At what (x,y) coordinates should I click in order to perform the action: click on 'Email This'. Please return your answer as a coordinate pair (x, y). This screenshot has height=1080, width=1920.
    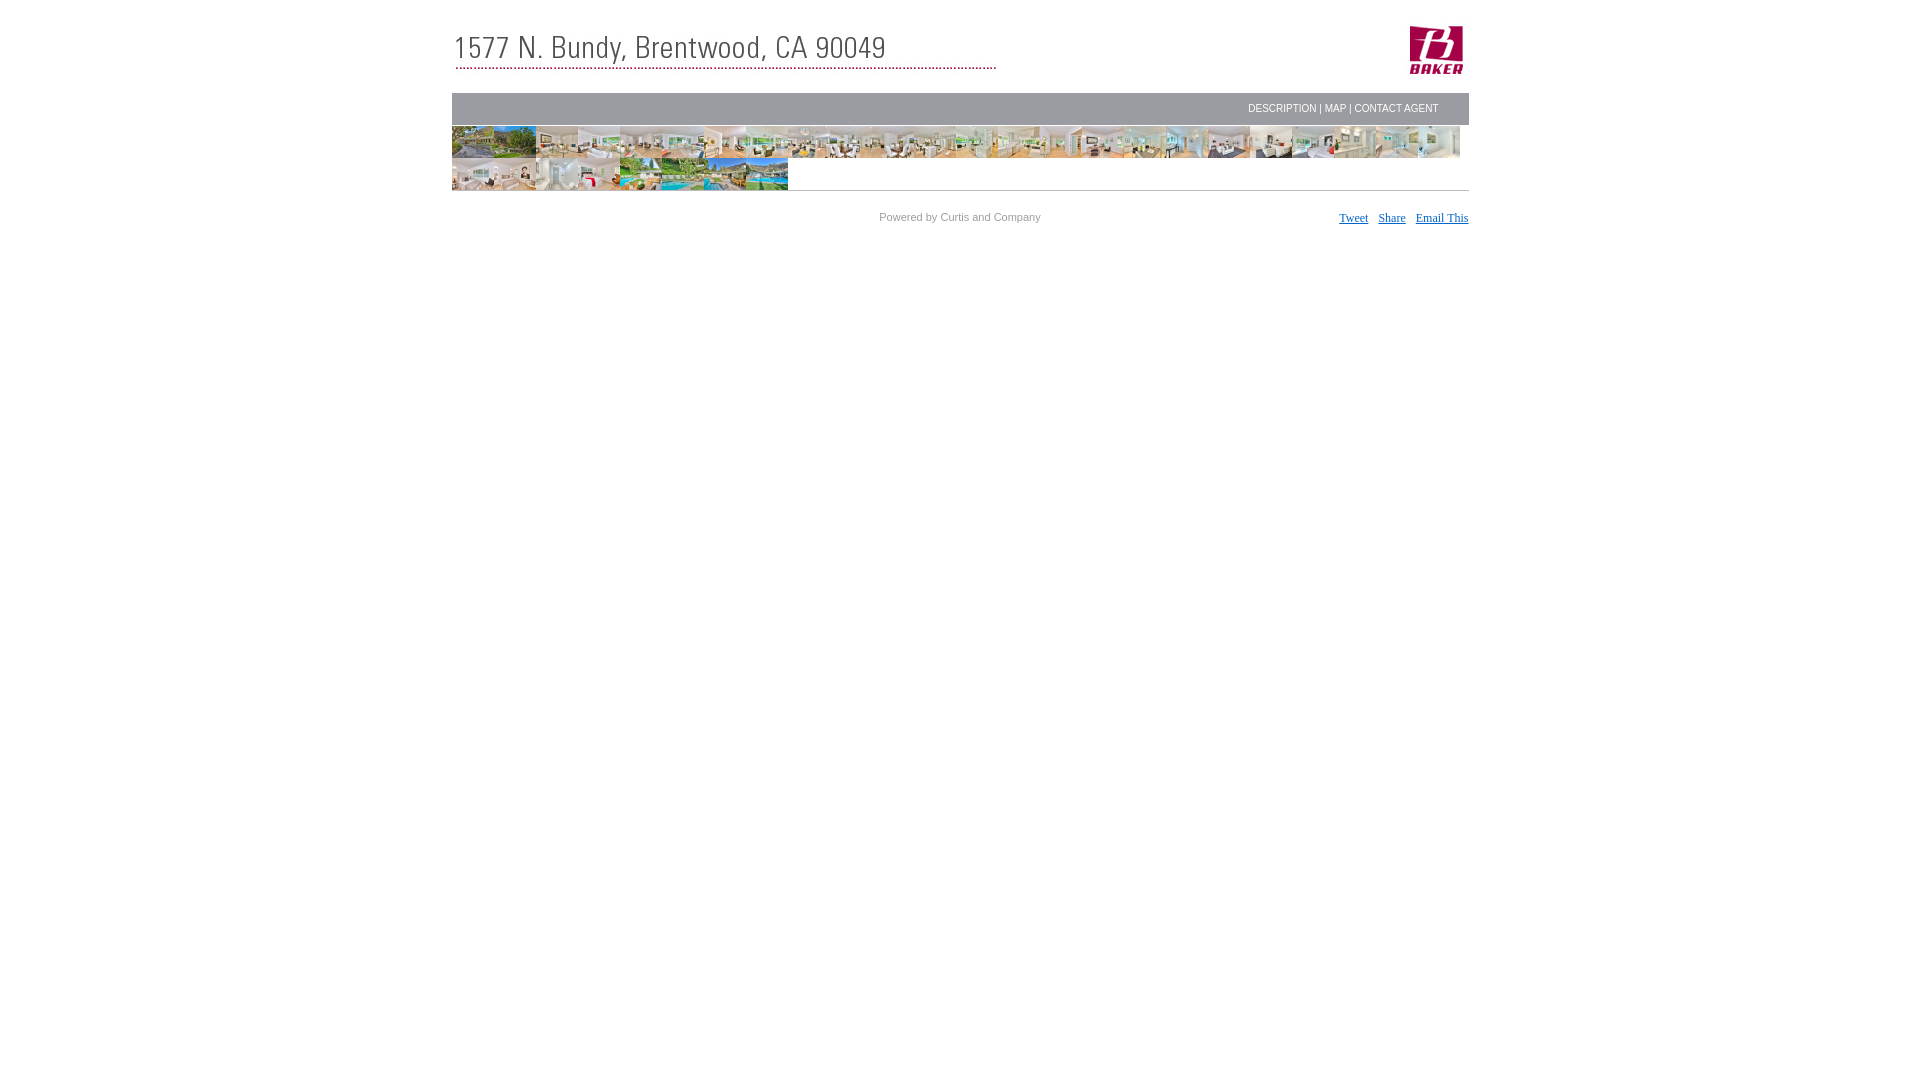
    Looking at the image, I should click on (1442, 218).